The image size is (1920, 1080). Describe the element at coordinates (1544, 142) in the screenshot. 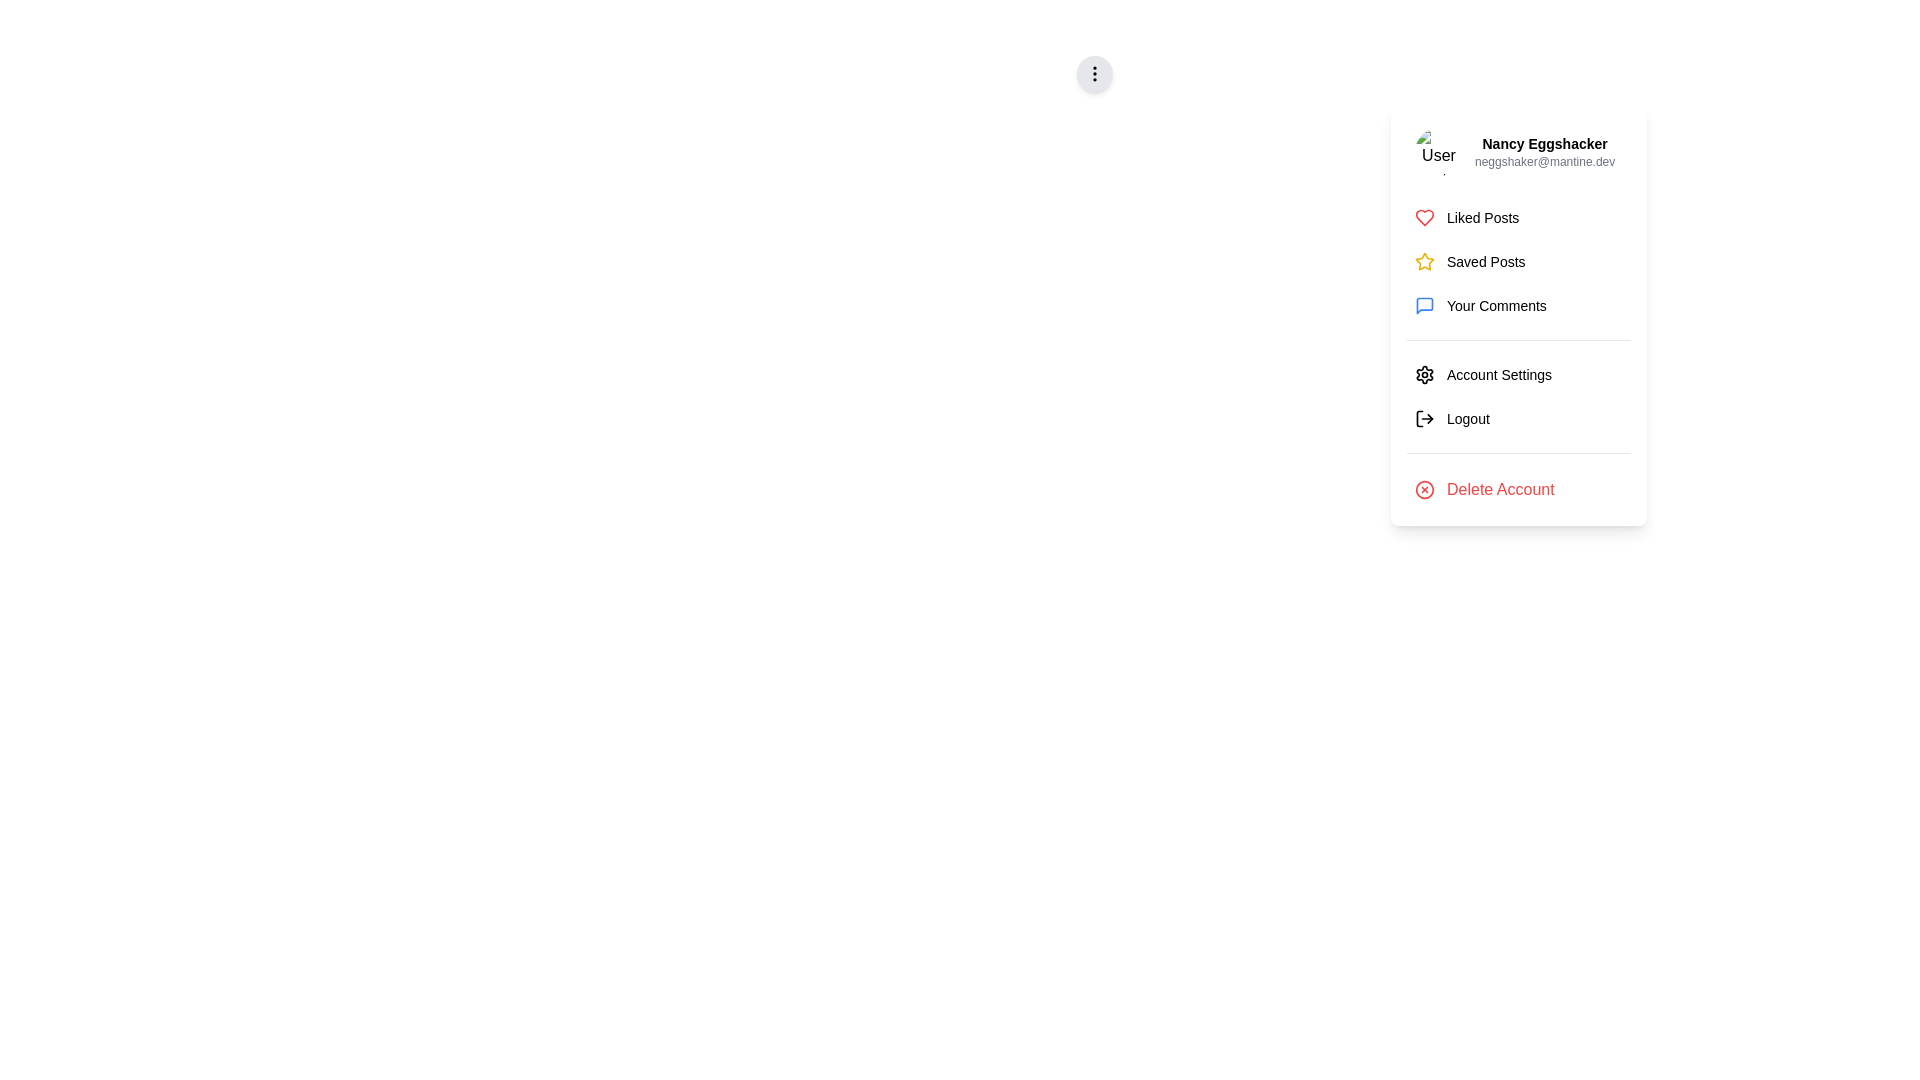

I see `displayed name 'Nancy Eggshacker' from the text label located at the top of the user profile section` at that location.